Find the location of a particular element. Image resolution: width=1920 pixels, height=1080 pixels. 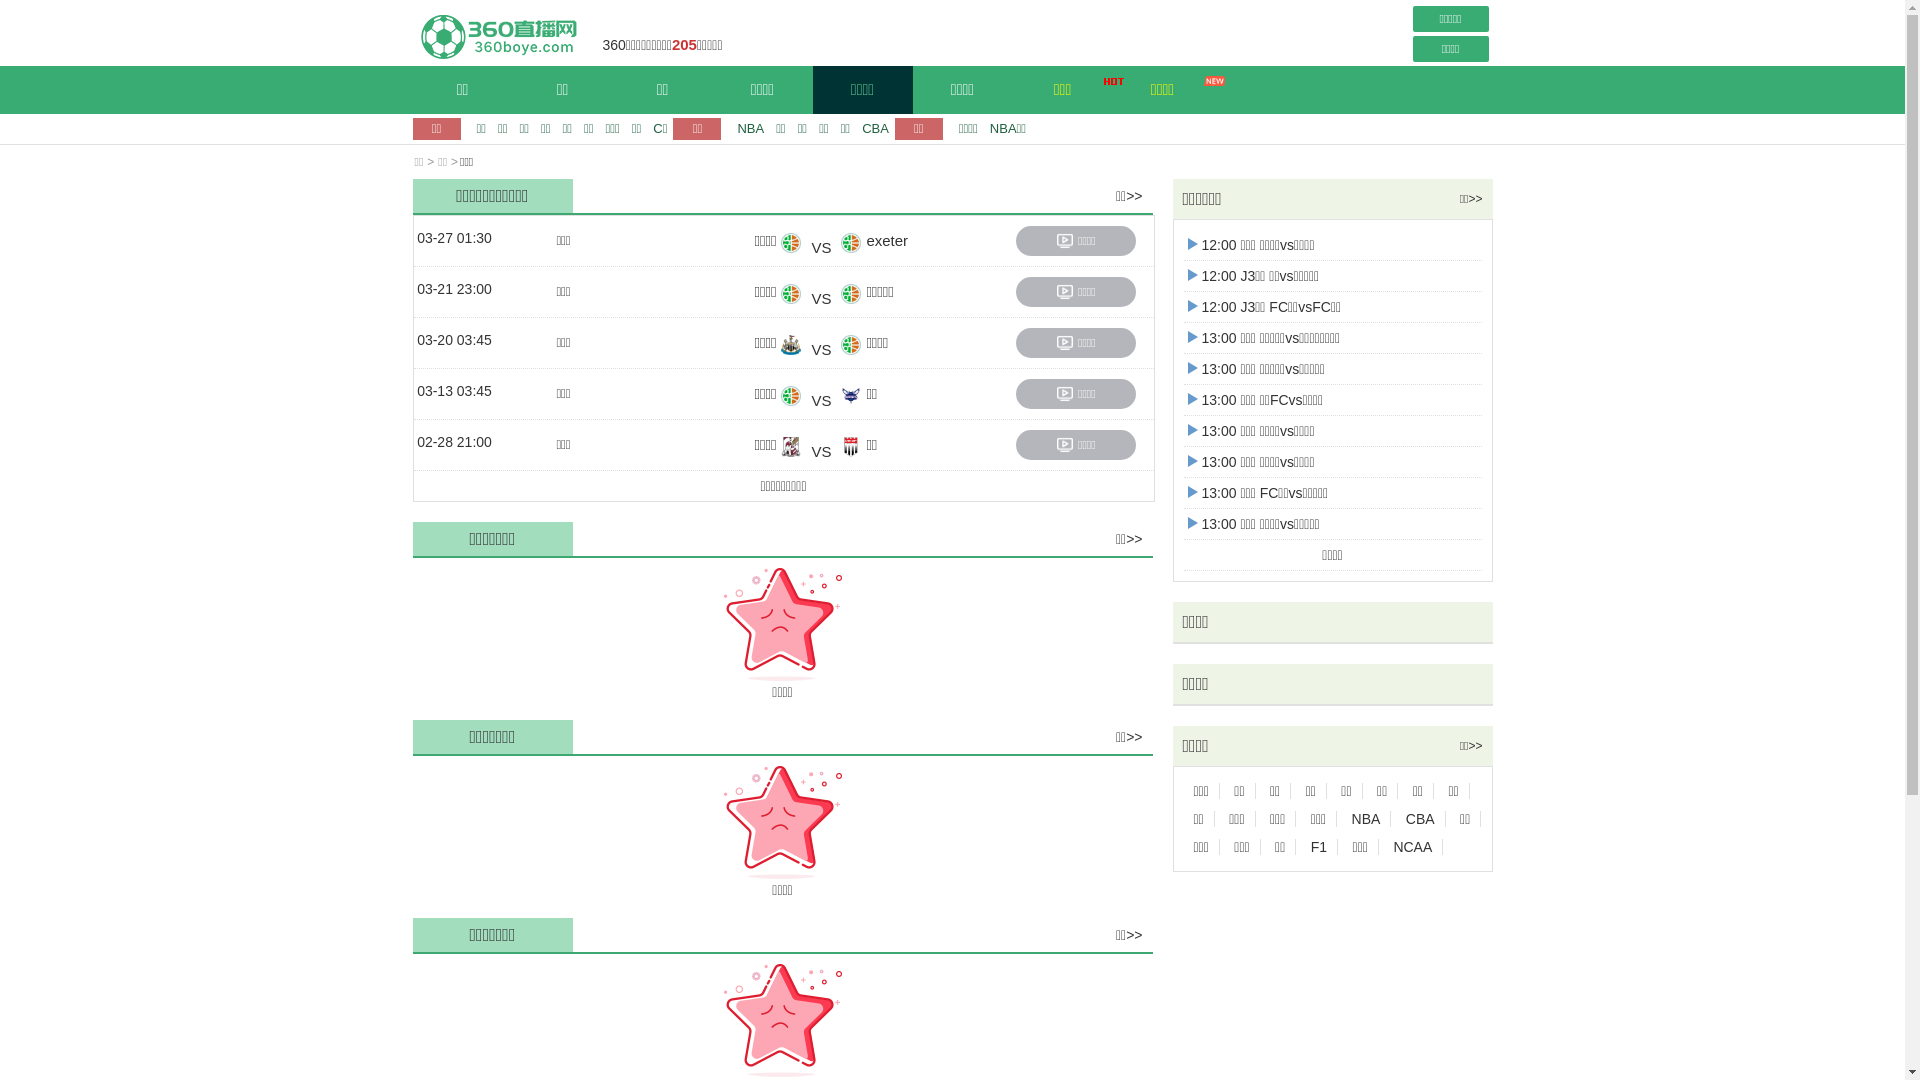

'NCAA' is located at coordinates (1411, 847).